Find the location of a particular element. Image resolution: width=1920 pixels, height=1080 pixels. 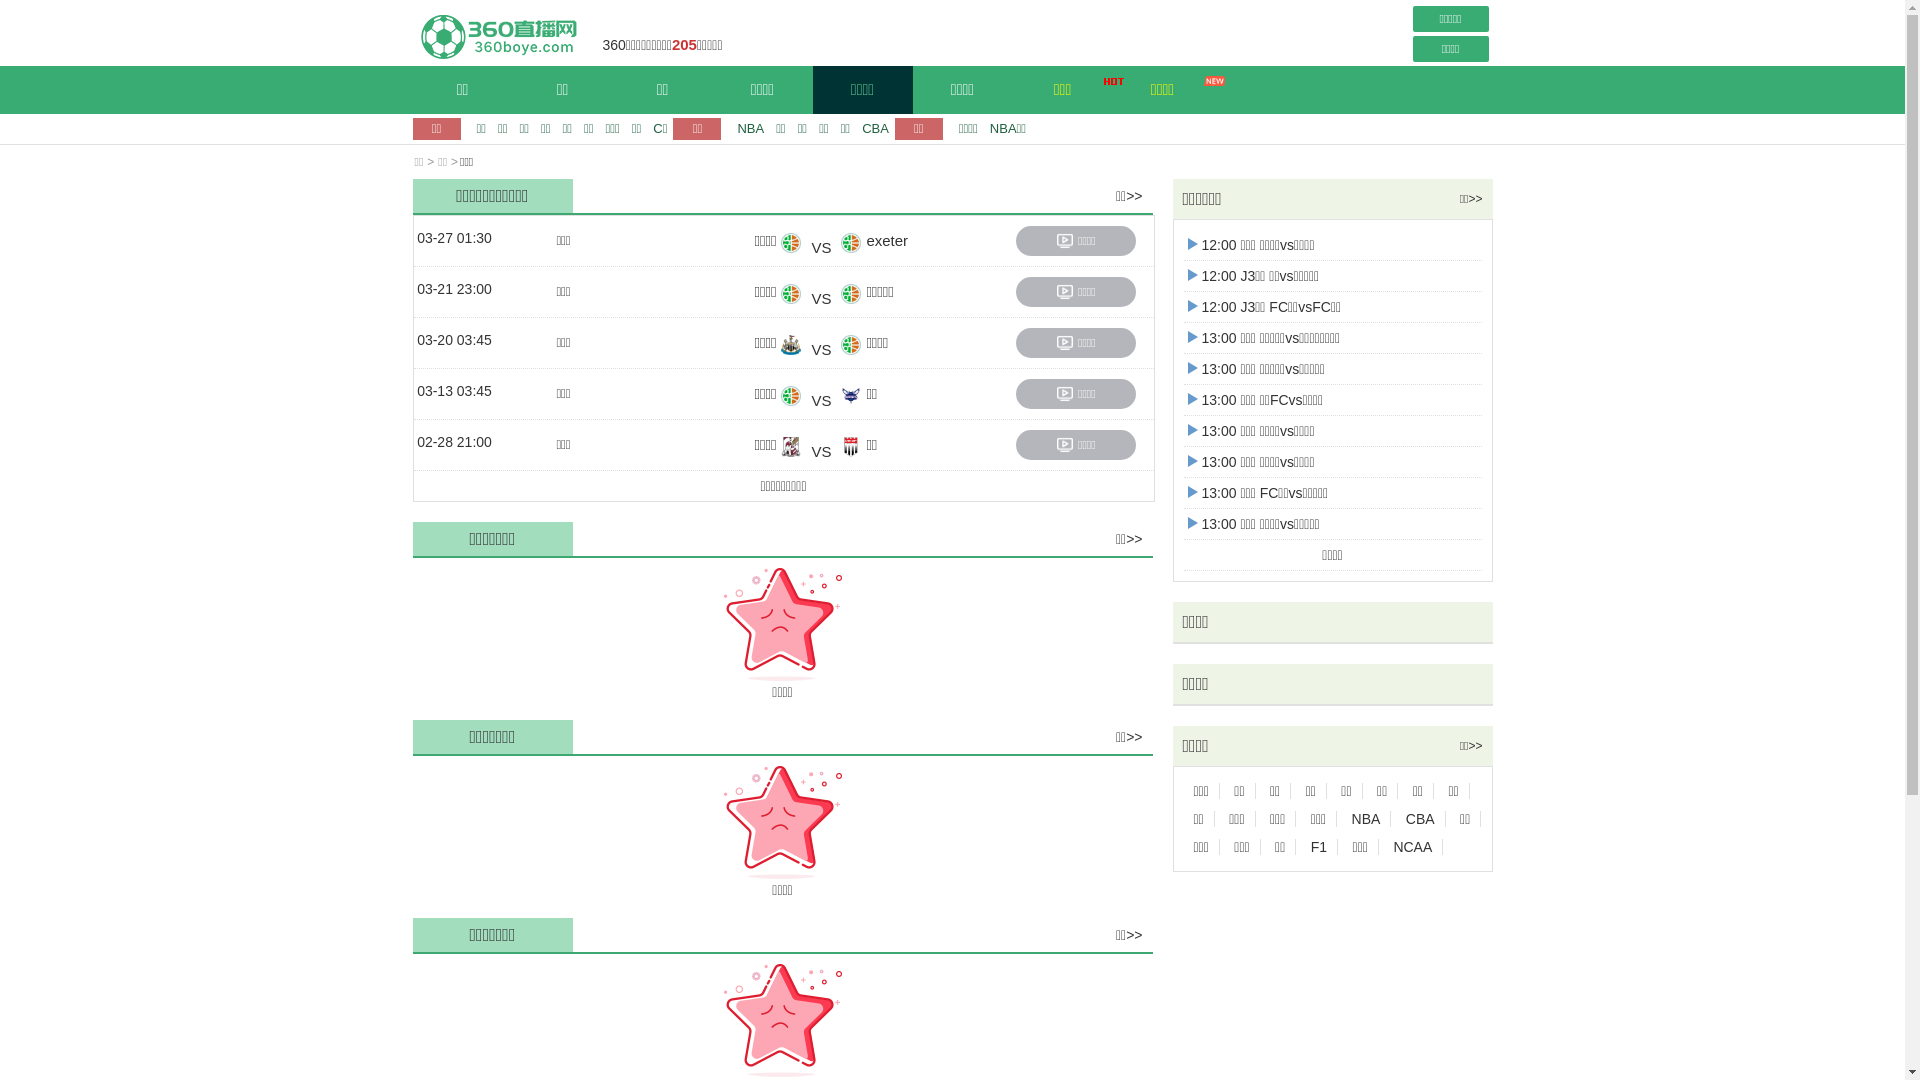

'NCAA' is located at coordinates (1411, 847).